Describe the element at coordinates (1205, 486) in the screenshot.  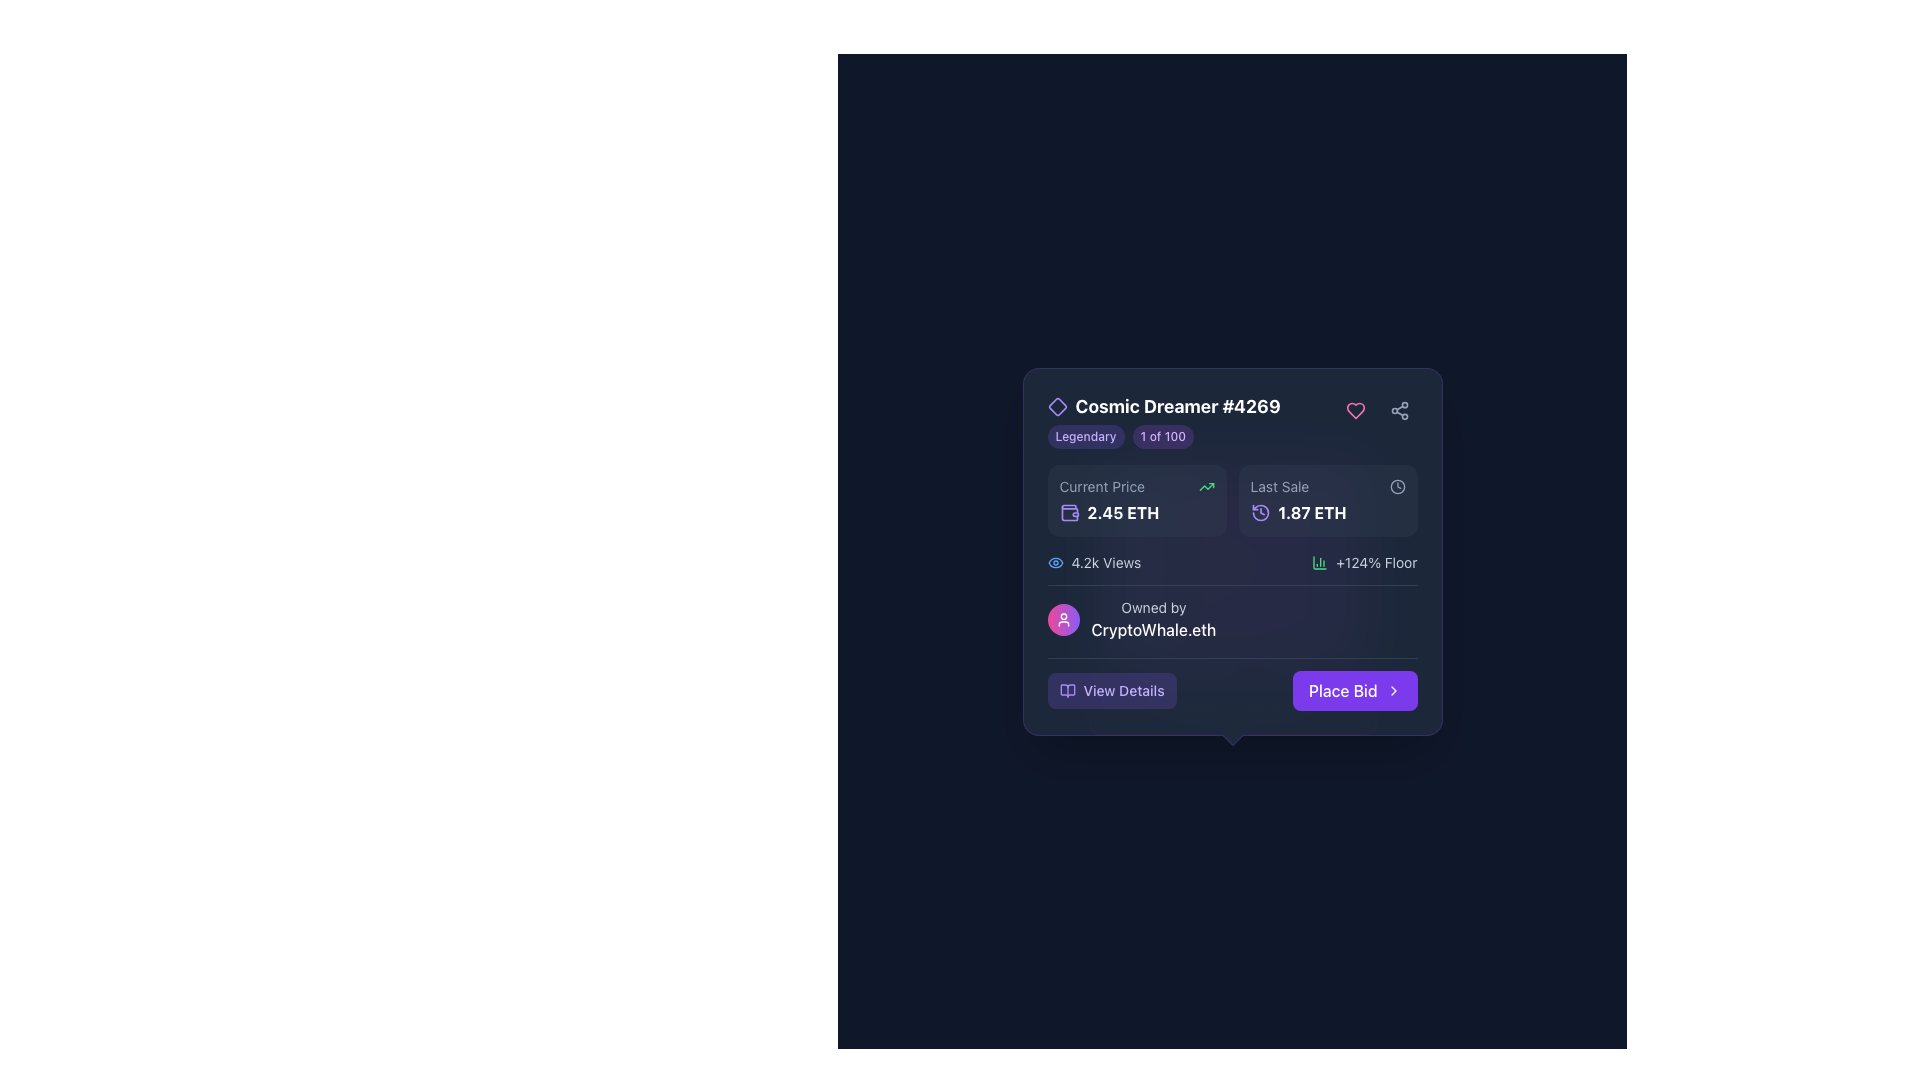
I see `the upward trend icon located in the top-right corner of the 'Current Price' section, which indicates an increase in value` at that location.